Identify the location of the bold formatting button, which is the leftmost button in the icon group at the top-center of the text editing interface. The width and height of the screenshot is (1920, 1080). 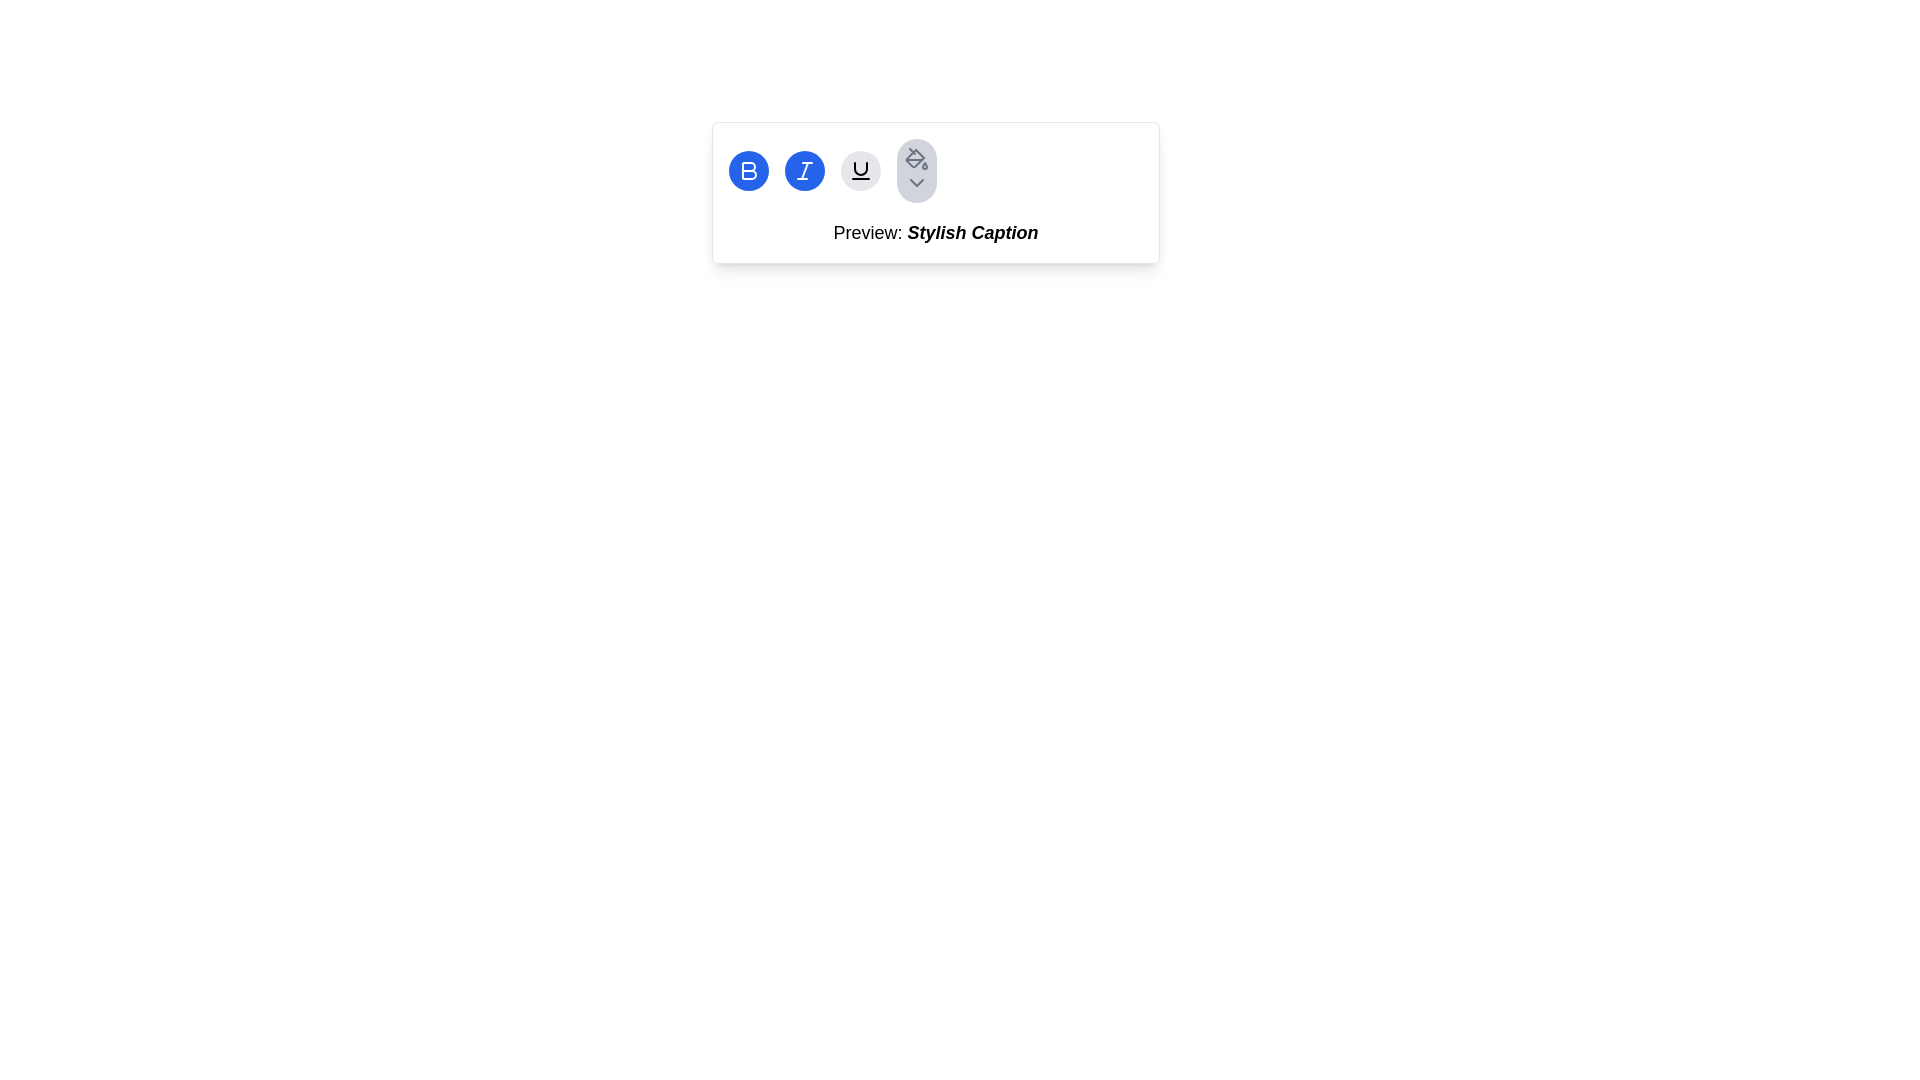
(748, 169).